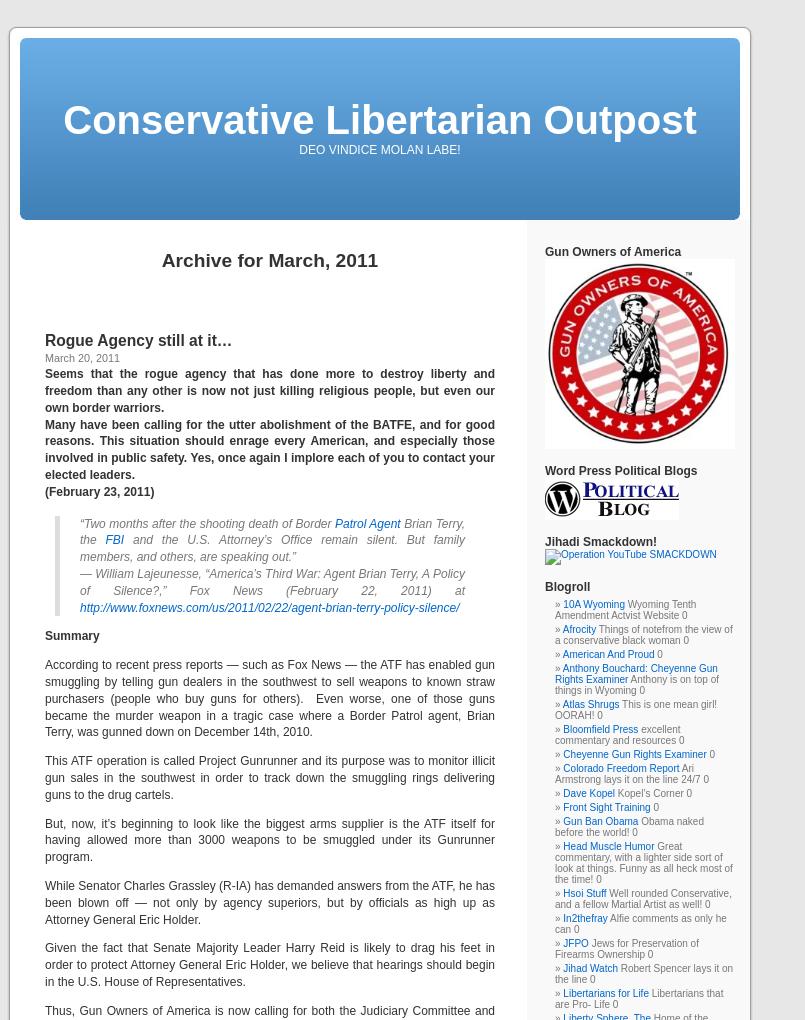  I want to click on 'Wyoming Tenth Amendment Actvist Website
0', so click(625, 608).